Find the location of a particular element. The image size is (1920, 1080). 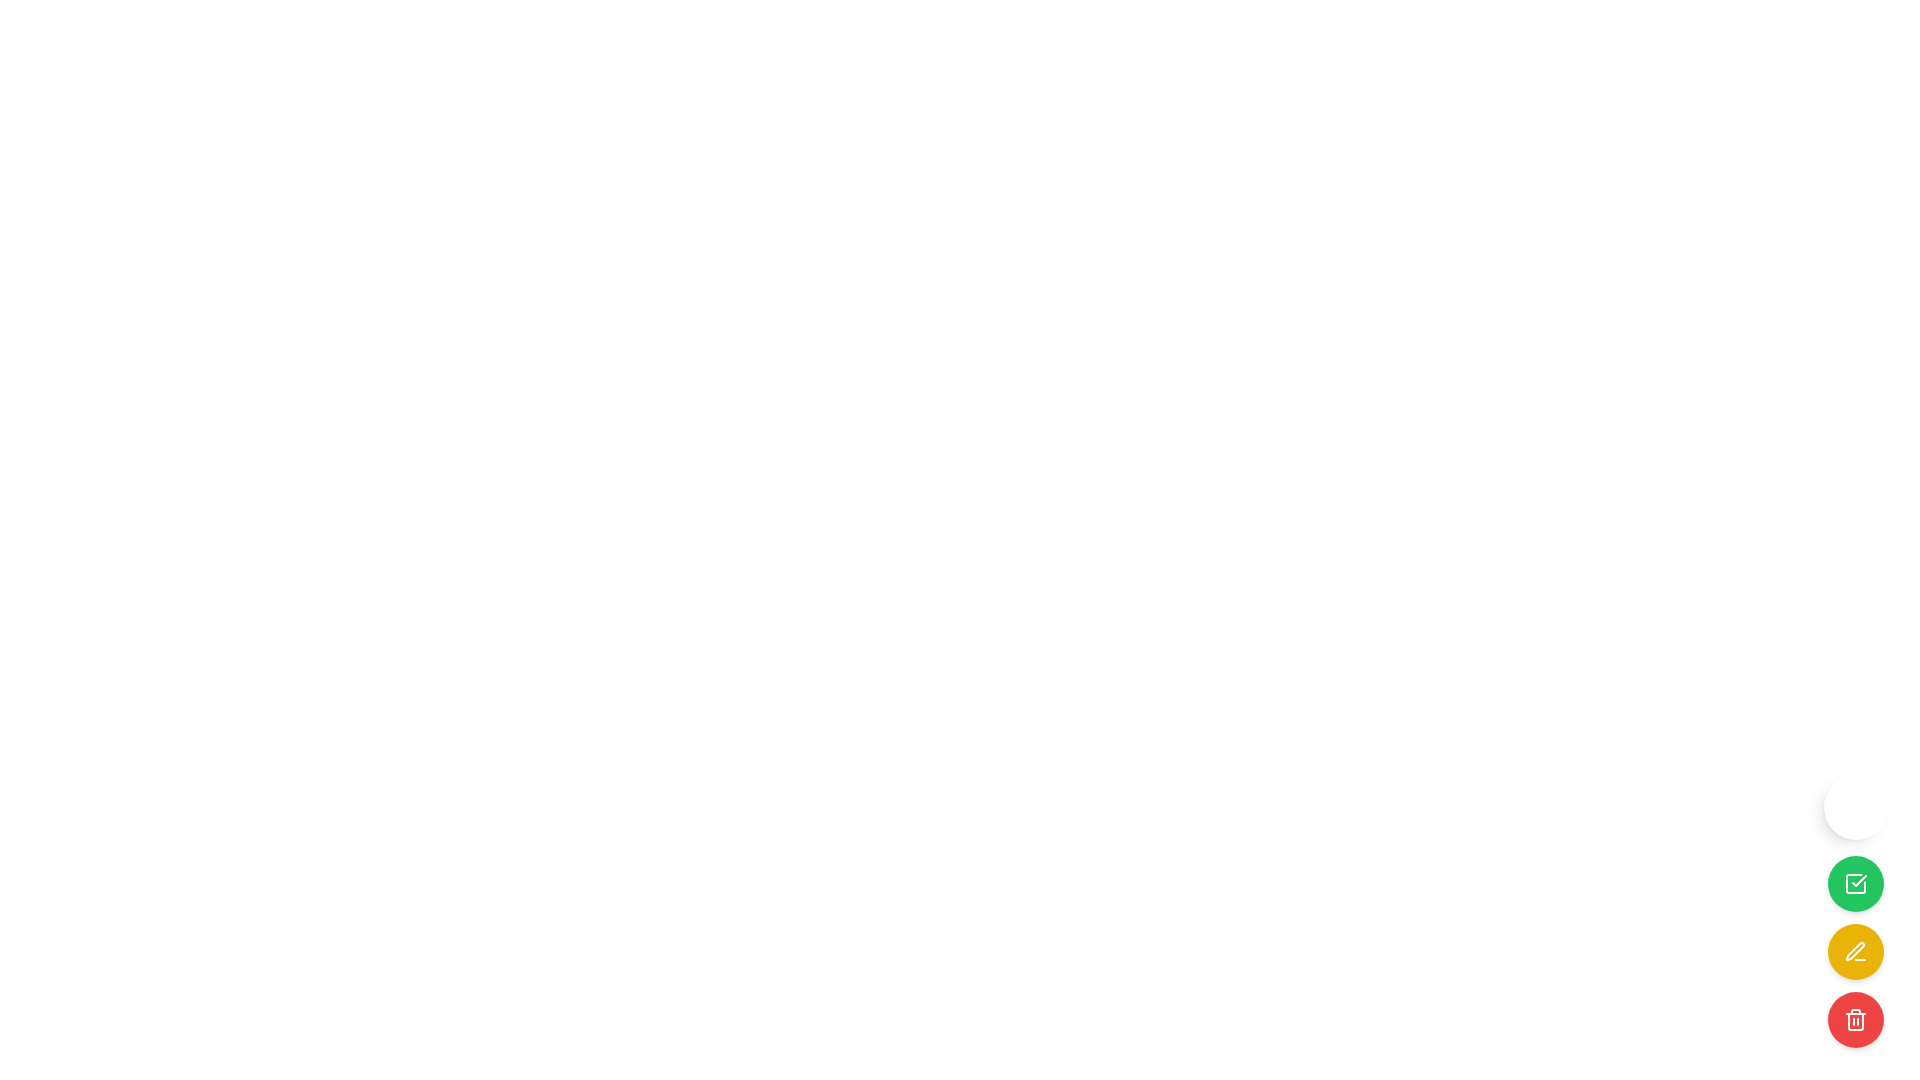

the small yellow circular button with a pen icon to initiate the edit action is located at coordinates (1855, 951).